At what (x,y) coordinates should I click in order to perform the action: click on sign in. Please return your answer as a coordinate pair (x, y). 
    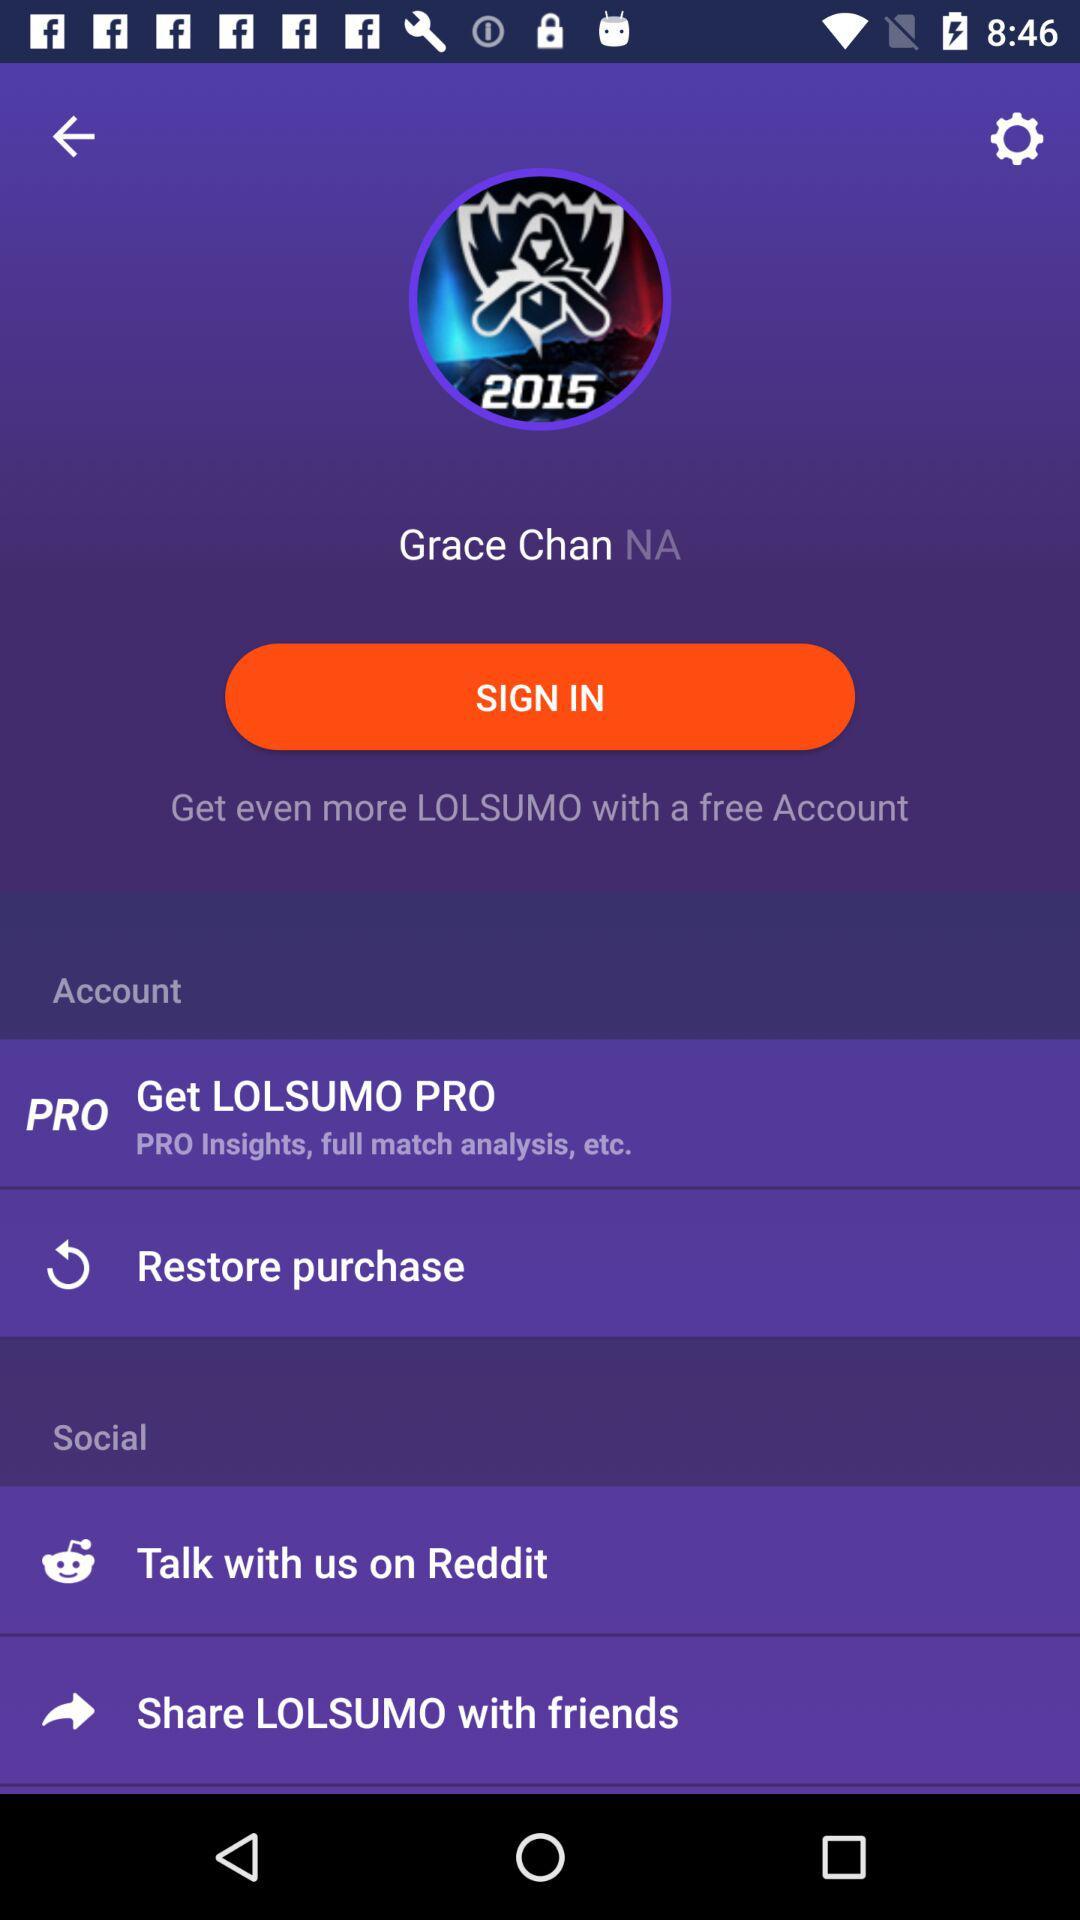
    Looking at the image, I should click on (540, 696).